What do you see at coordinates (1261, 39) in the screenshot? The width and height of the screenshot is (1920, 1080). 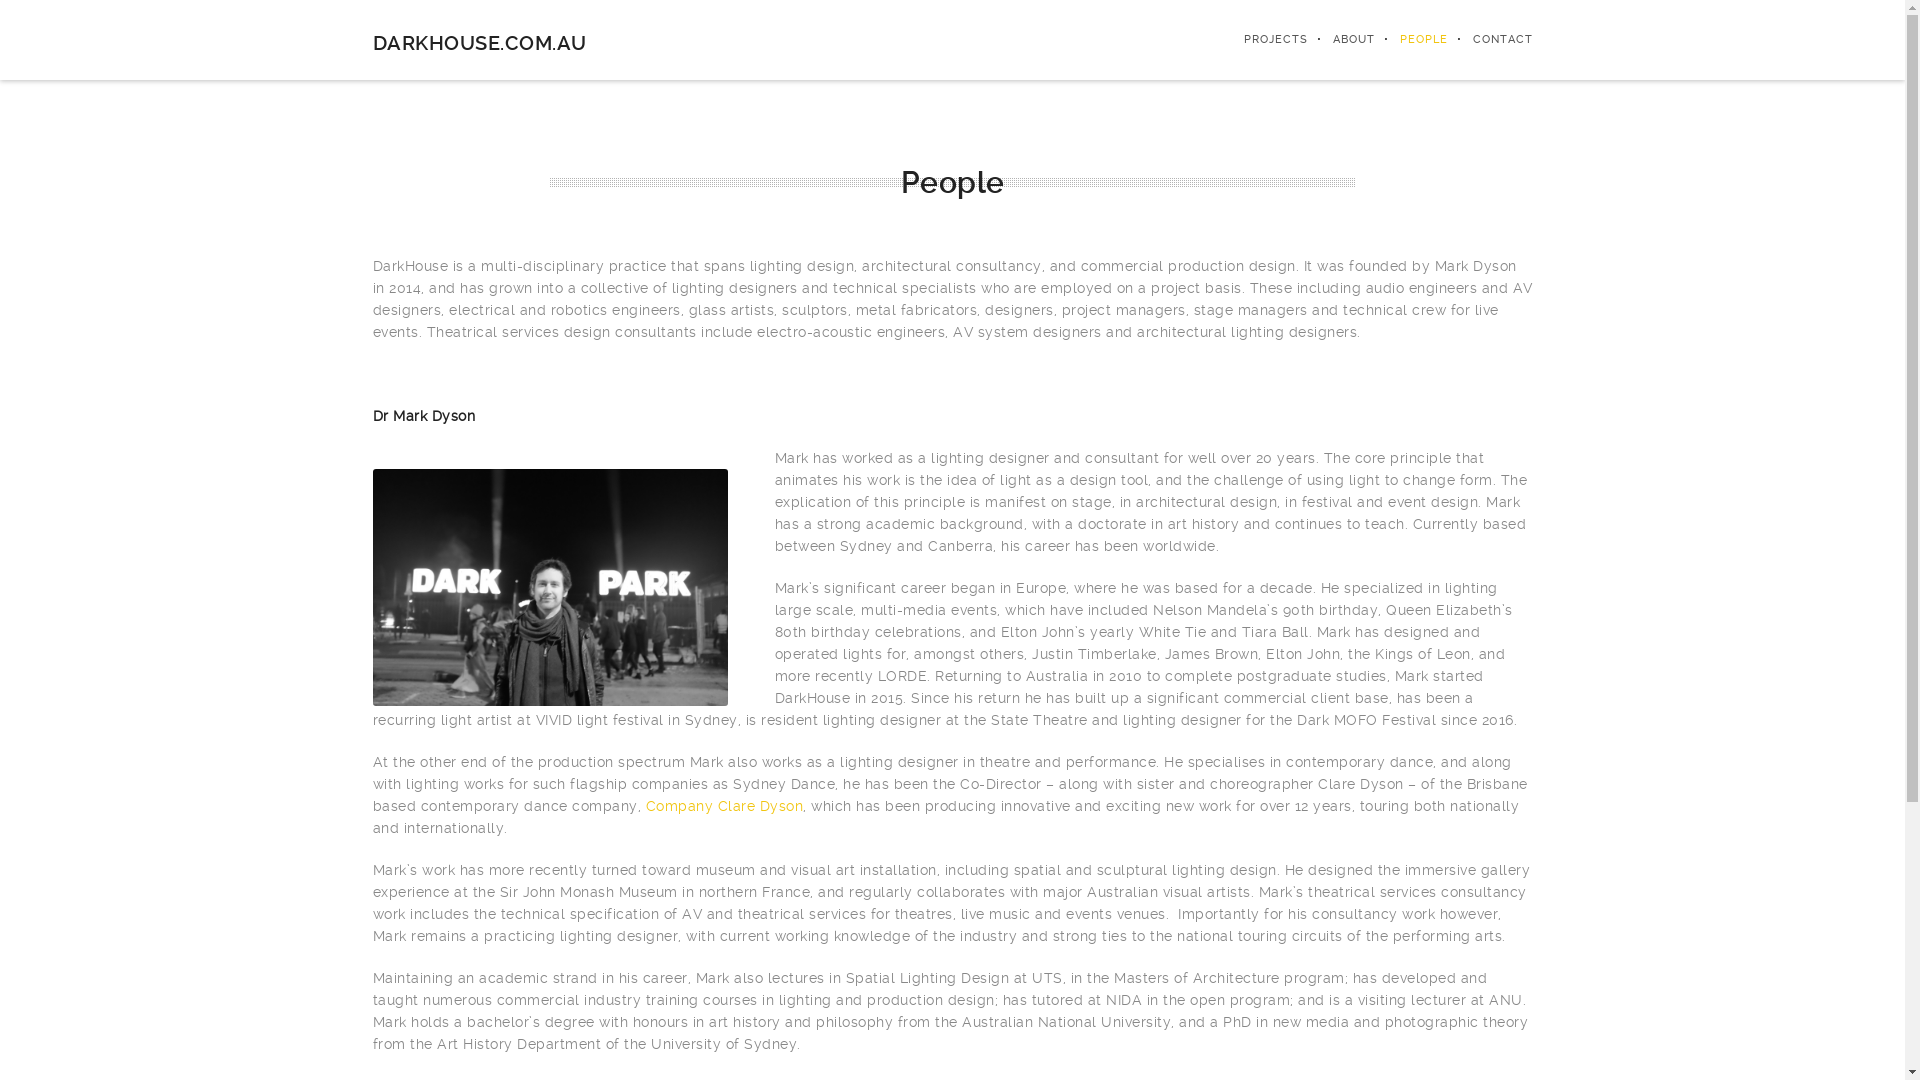 I see `'PROJECTS'` at bounding box center [1261, 39].